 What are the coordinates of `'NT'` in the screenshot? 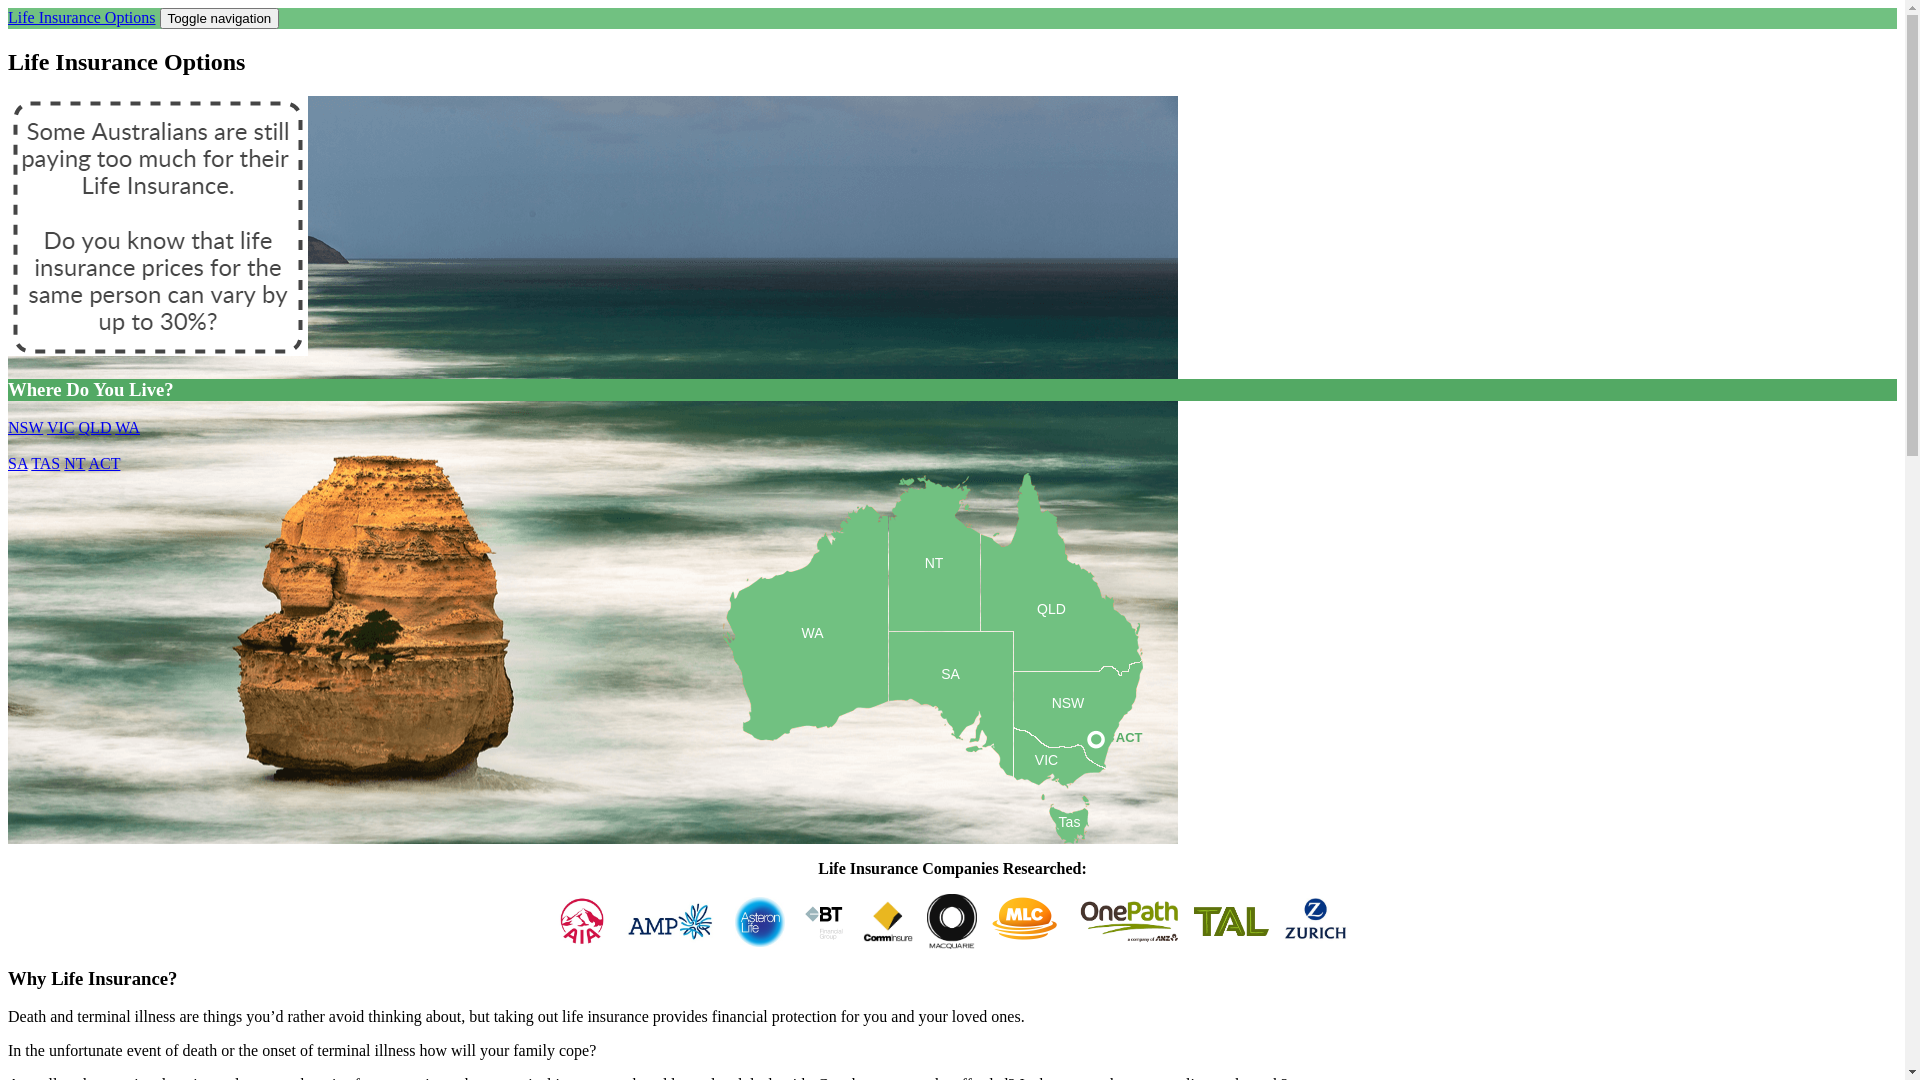 It's located at (932, 592).